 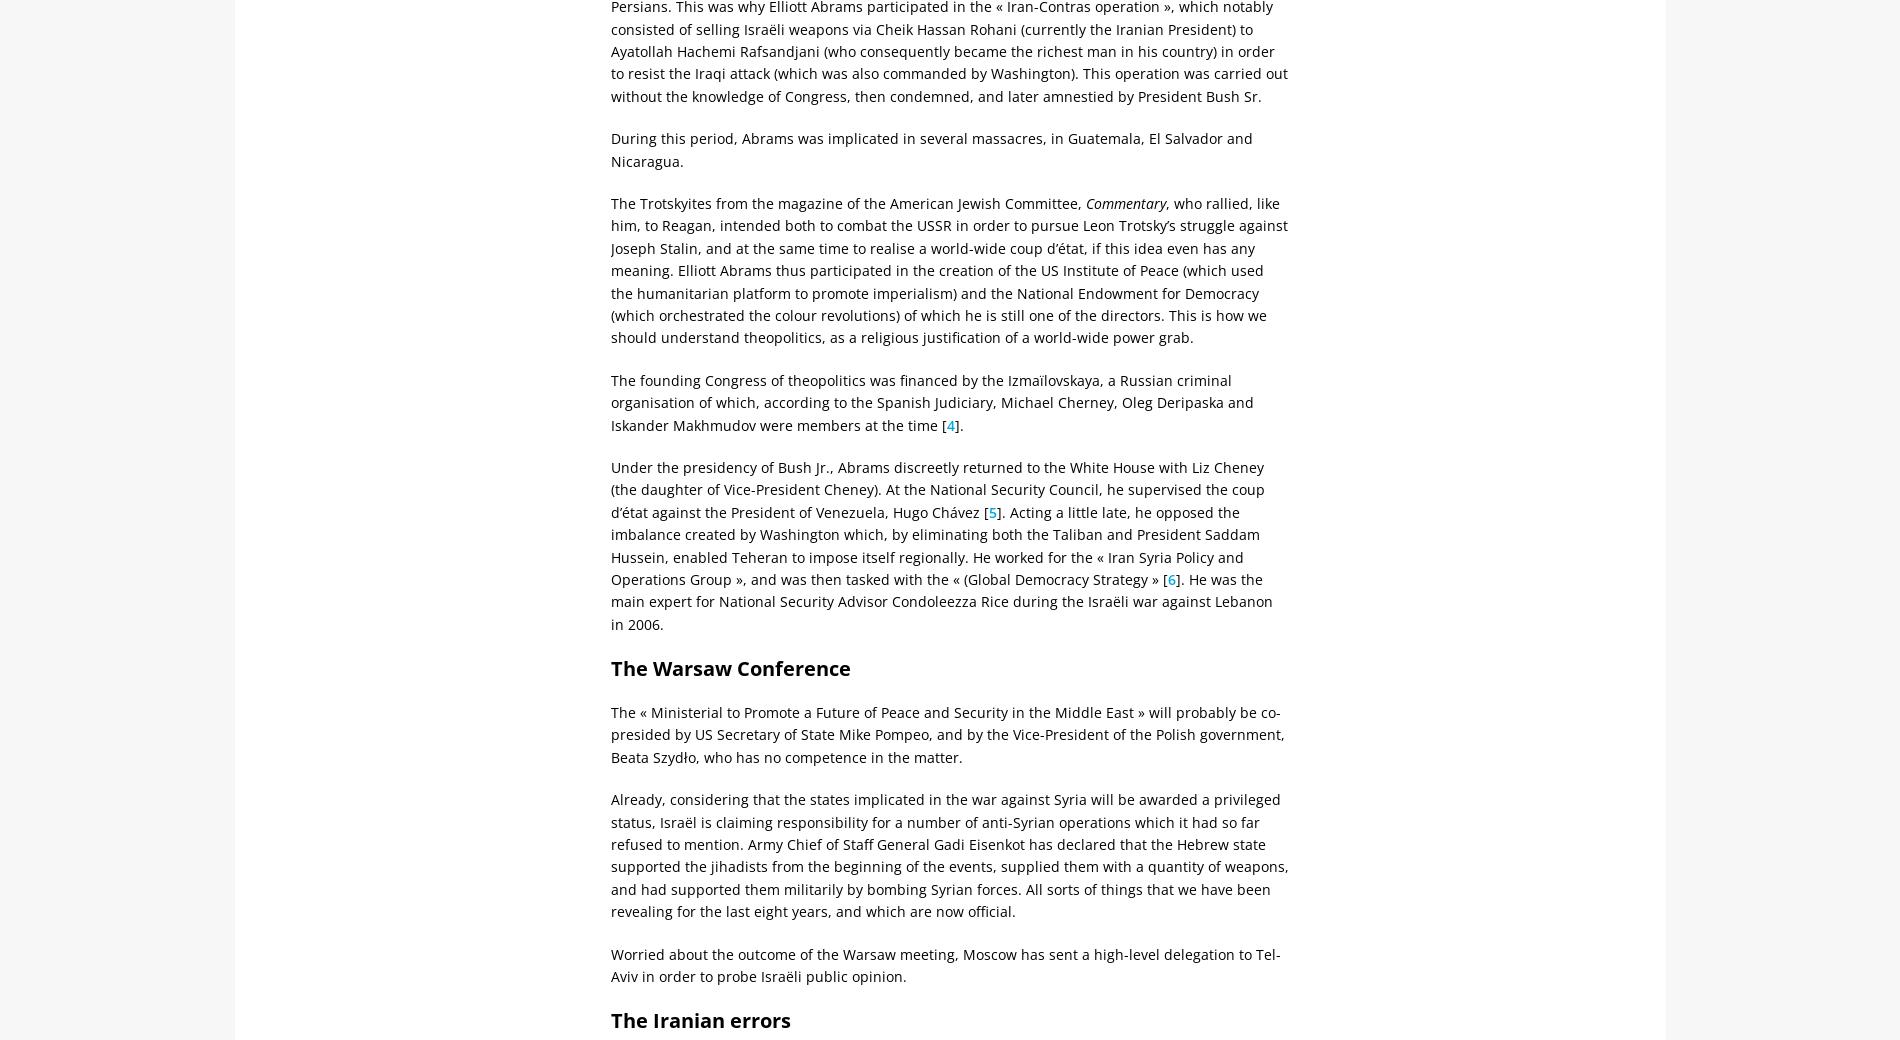 What do you see at coordinates (950, 854) in the screenshot?
I see `'Already, considering that the states implicated in the war against Syria will be awarded a privileged status, Israël is claiming responsibility for a number of anti-Syrian operations which it had so far refused to mention. Army Chief of Staff General Gadi Eisenkot has declared that the Hebrew state supported the jihadists from the beginning of the events, supplied them with a quantity of weapons, and had supported them militarily by bombing Syrian forces. All sorts of things that we have been revealing for the last eight years, and which are now official.'` at bounding box center [950, 854].